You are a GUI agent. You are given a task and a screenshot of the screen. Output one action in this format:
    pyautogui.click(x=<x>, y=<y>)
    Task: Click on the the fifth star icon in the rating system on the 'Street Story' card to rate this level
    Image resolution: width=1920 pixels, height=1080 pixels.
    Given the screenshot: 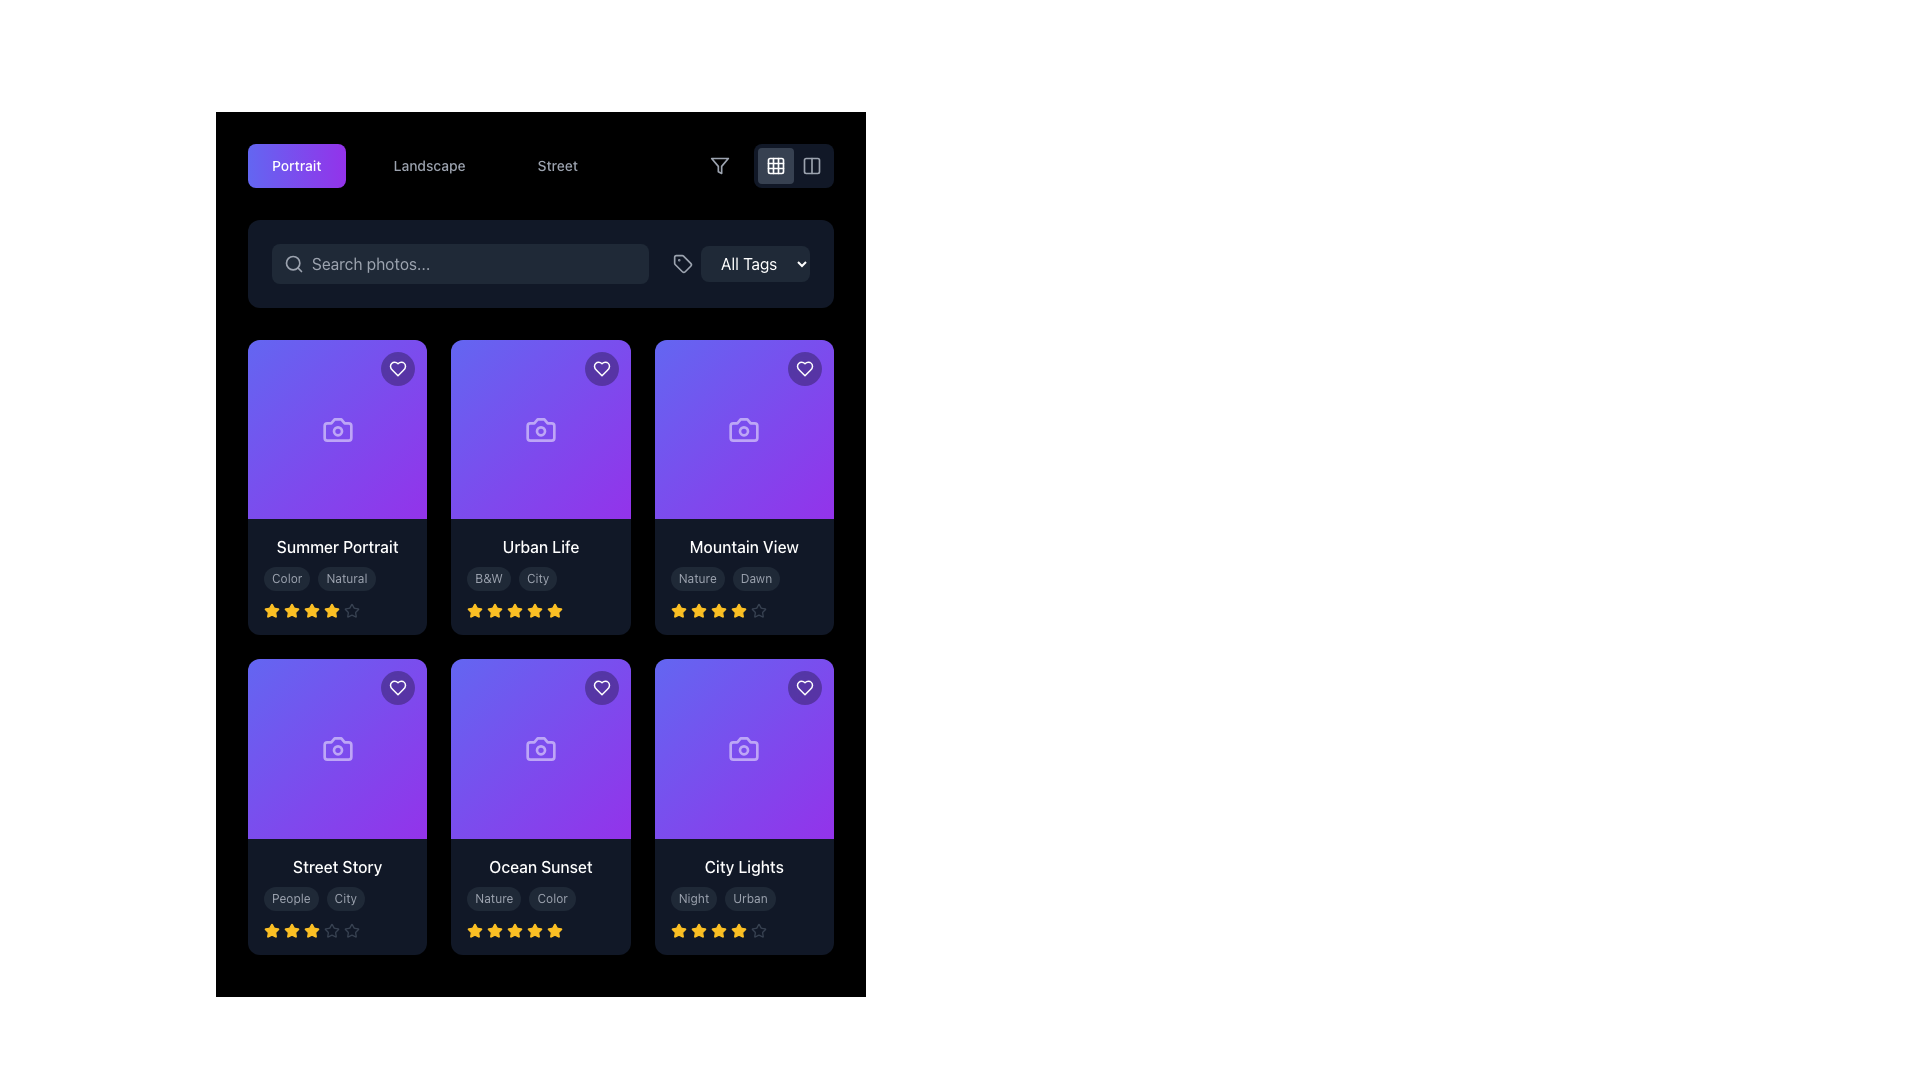 What is the action you would take?
    pyautogui.click(x=337, y=930)
    